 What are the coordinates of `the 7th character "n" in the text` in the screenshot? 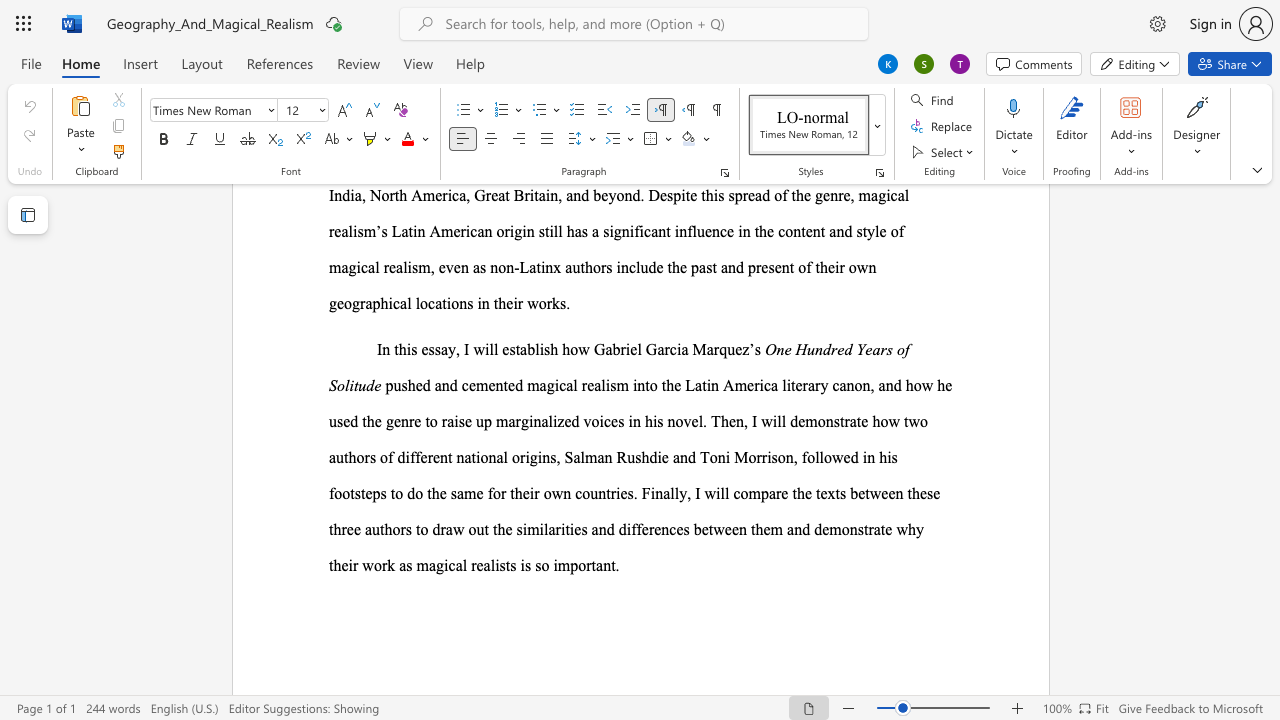 It's located at (742, 528).